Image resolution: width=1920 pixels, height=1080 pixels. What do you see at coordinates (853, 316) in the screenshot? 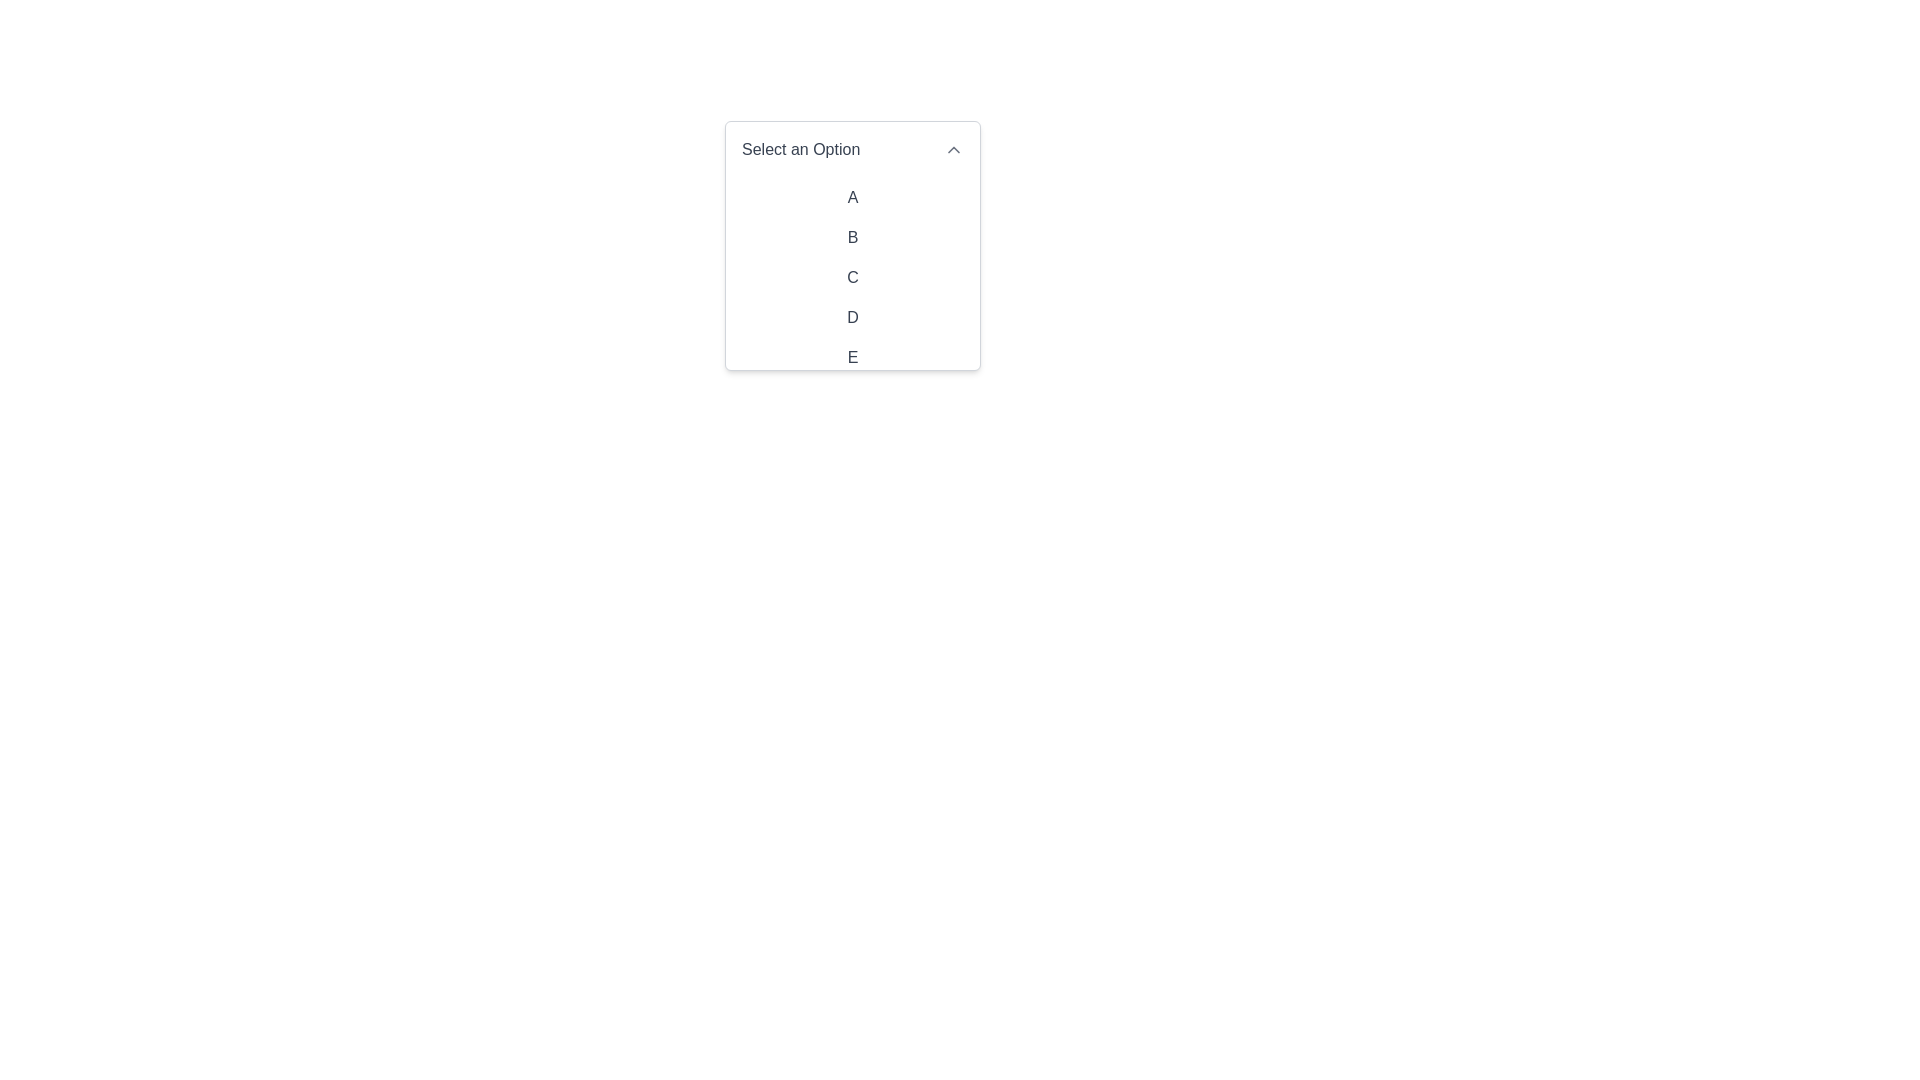
I see `the fourth list item labeled 'D' in the dropdown menu` at bounding box center [853, 316].